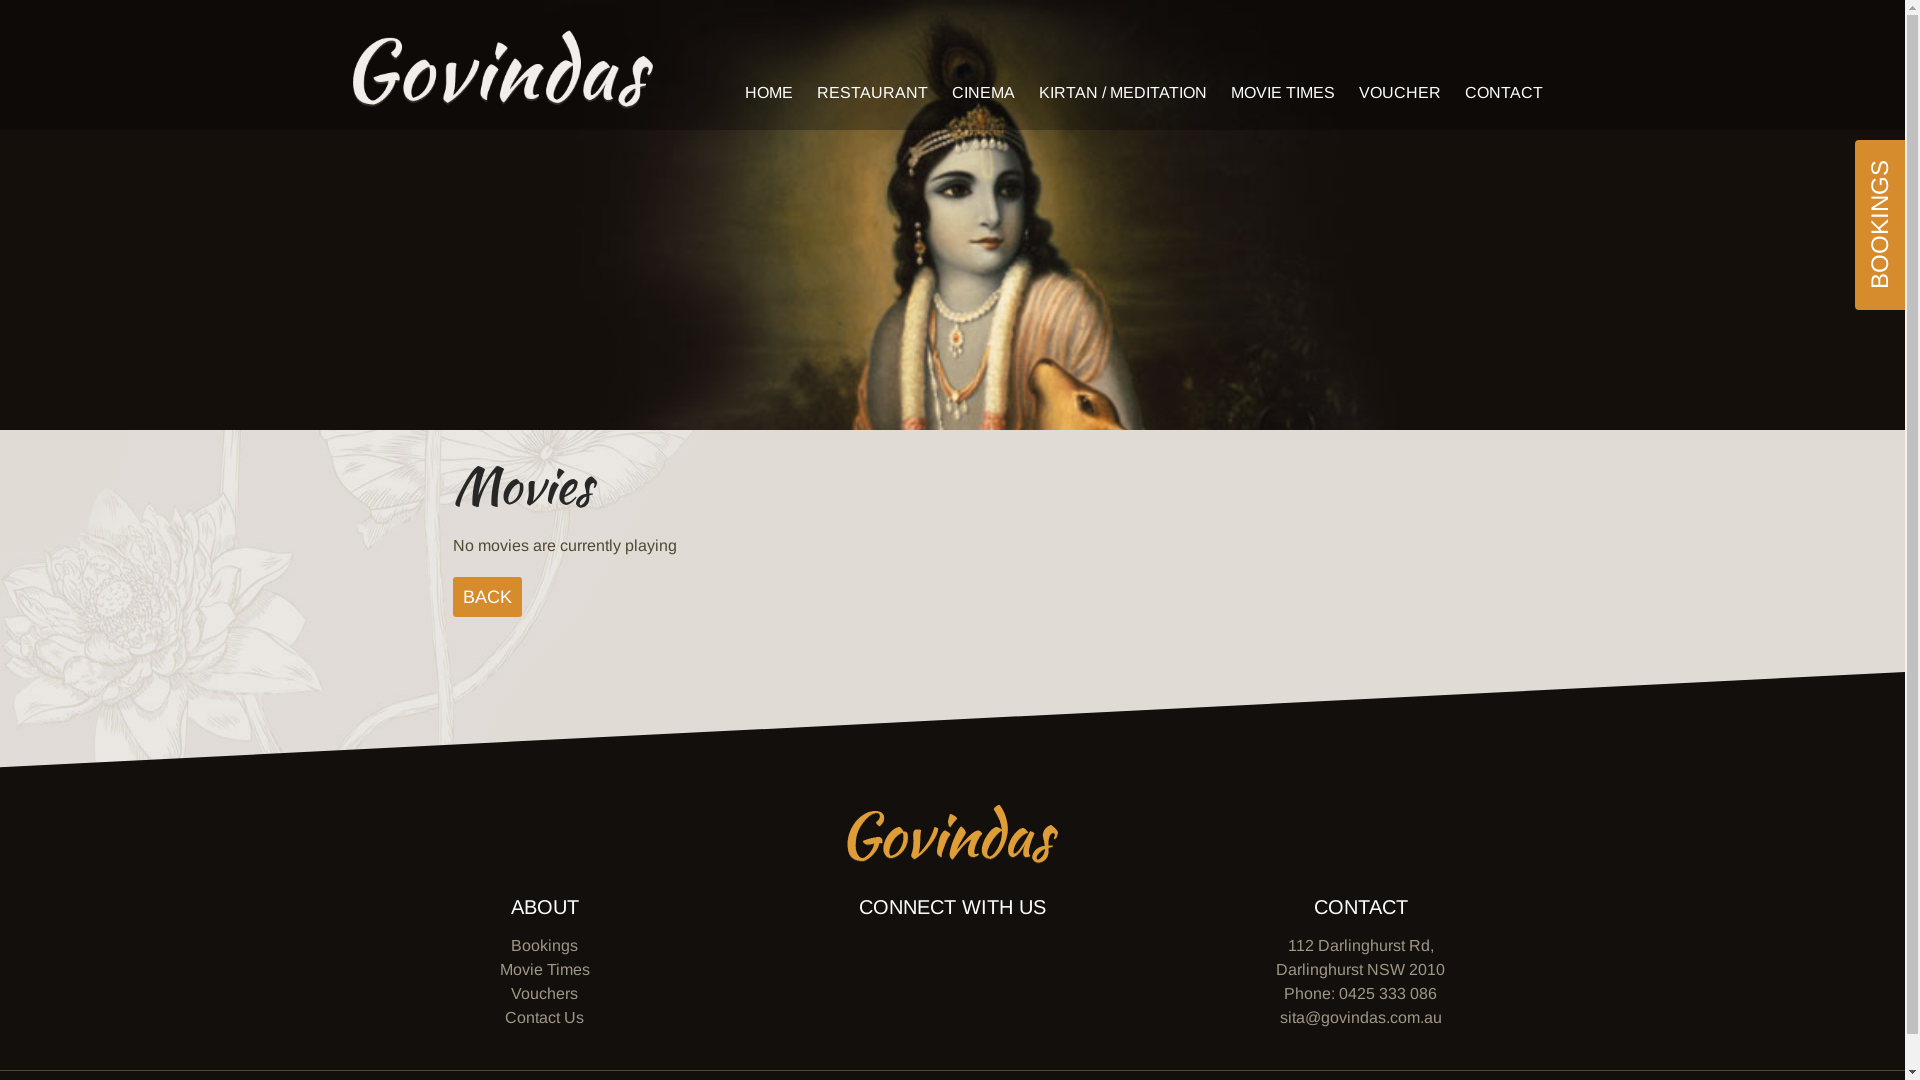 The image size is (1920, 1080). What do you see at coordinates (940, 92) in the screenshot?
I see `'CINEMA'` at bounding box center [940, 92].